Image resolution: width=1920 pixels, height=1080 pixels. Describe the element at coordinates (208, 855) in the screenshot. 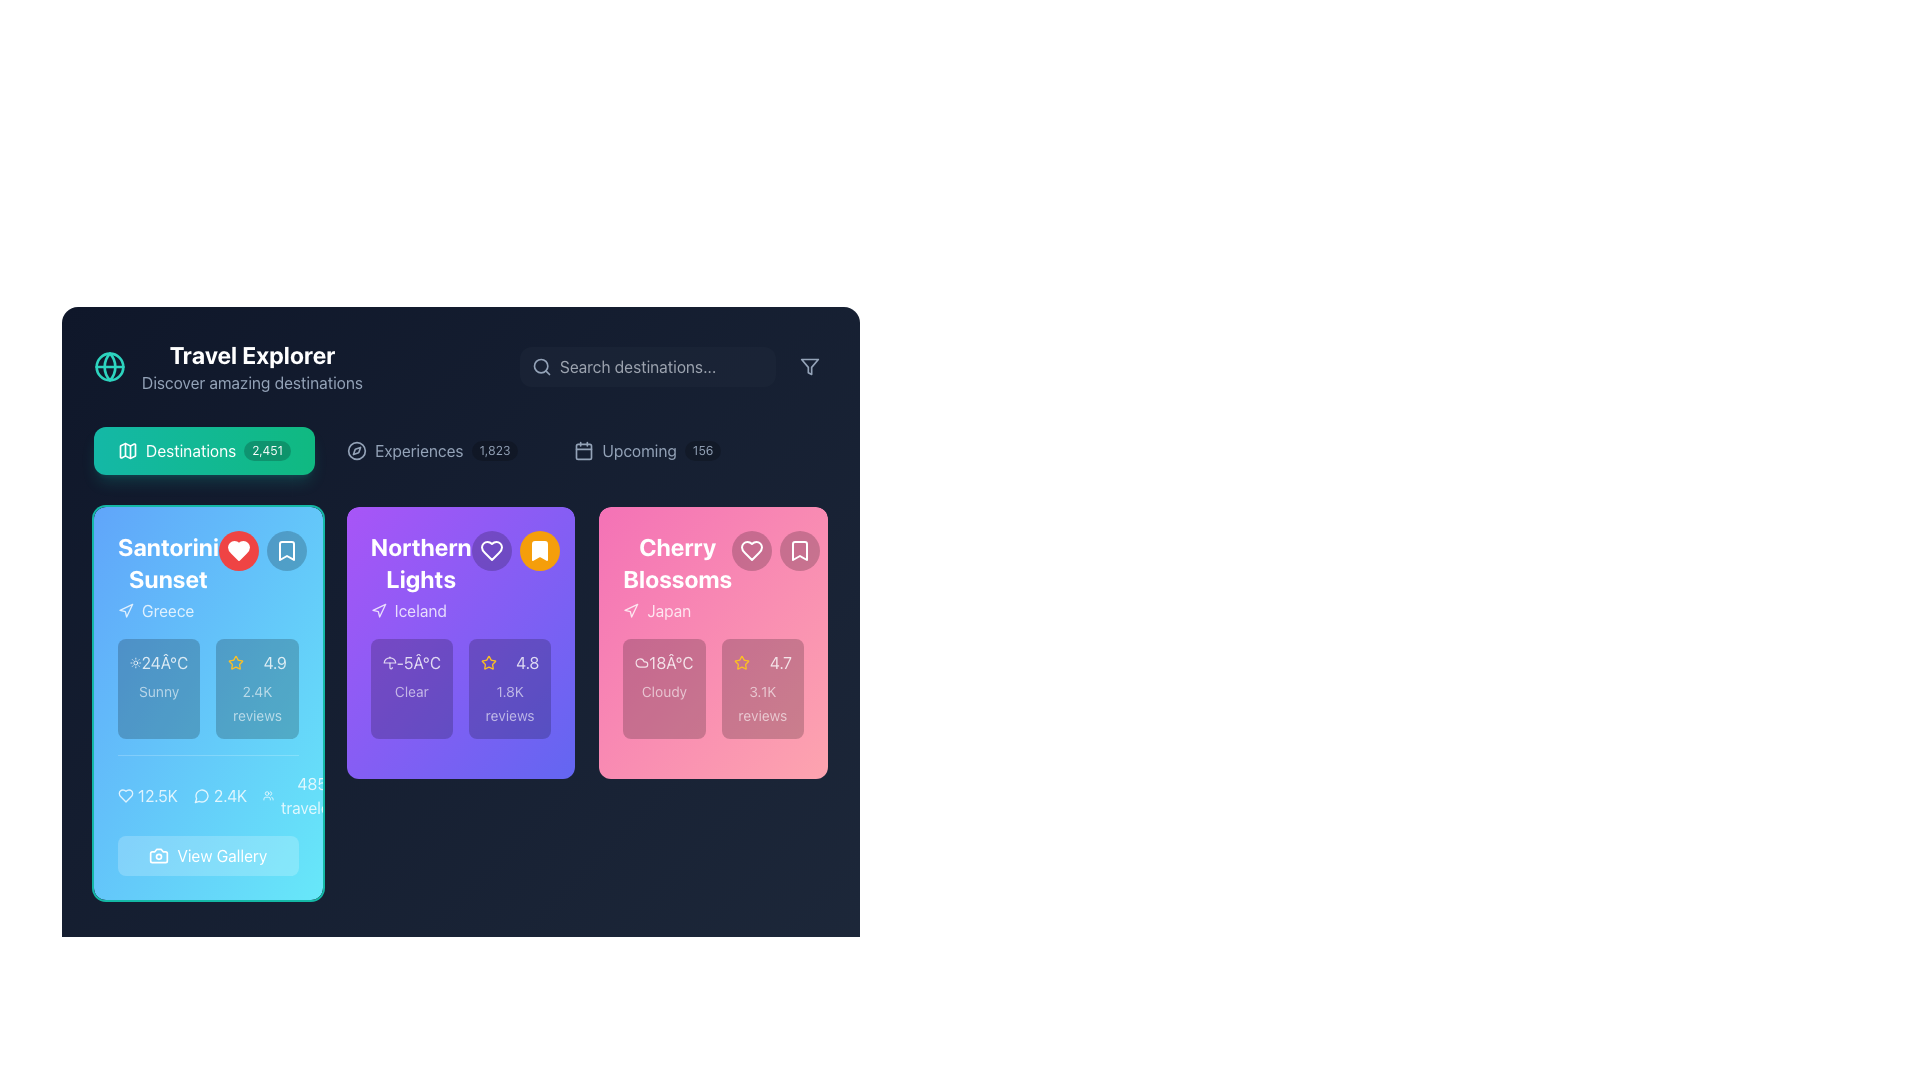

I see `the 'View Gallery' button, which is a rounded rectangle with a light blue background and white text, located at the bottom center of the 'Santorini Sunset' card` at that location.